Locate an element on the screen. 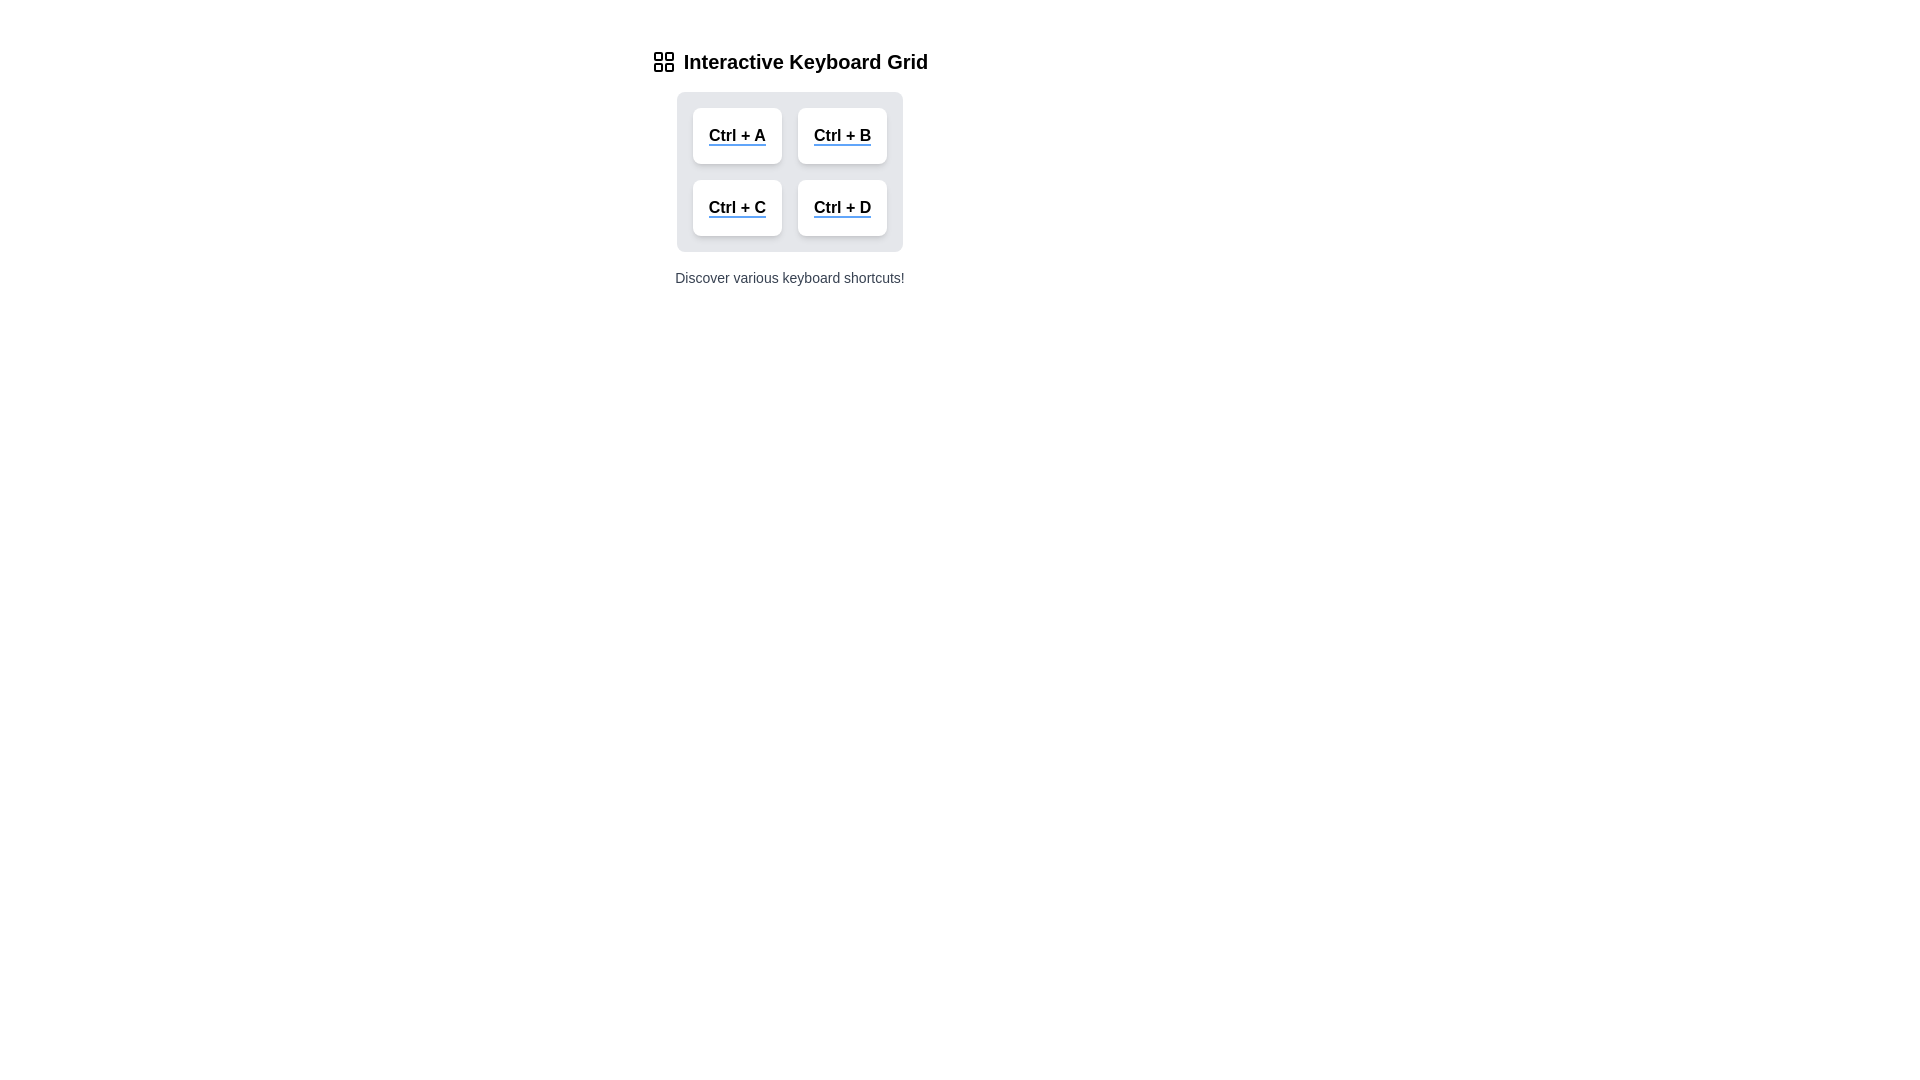 This screenshot has width=1920, height=1080. informational text located at the bottom of the 'Interactive Keyboard Grid' section, which hints at the availability of keyboard shortcuts is located at coordinates (789, 277).